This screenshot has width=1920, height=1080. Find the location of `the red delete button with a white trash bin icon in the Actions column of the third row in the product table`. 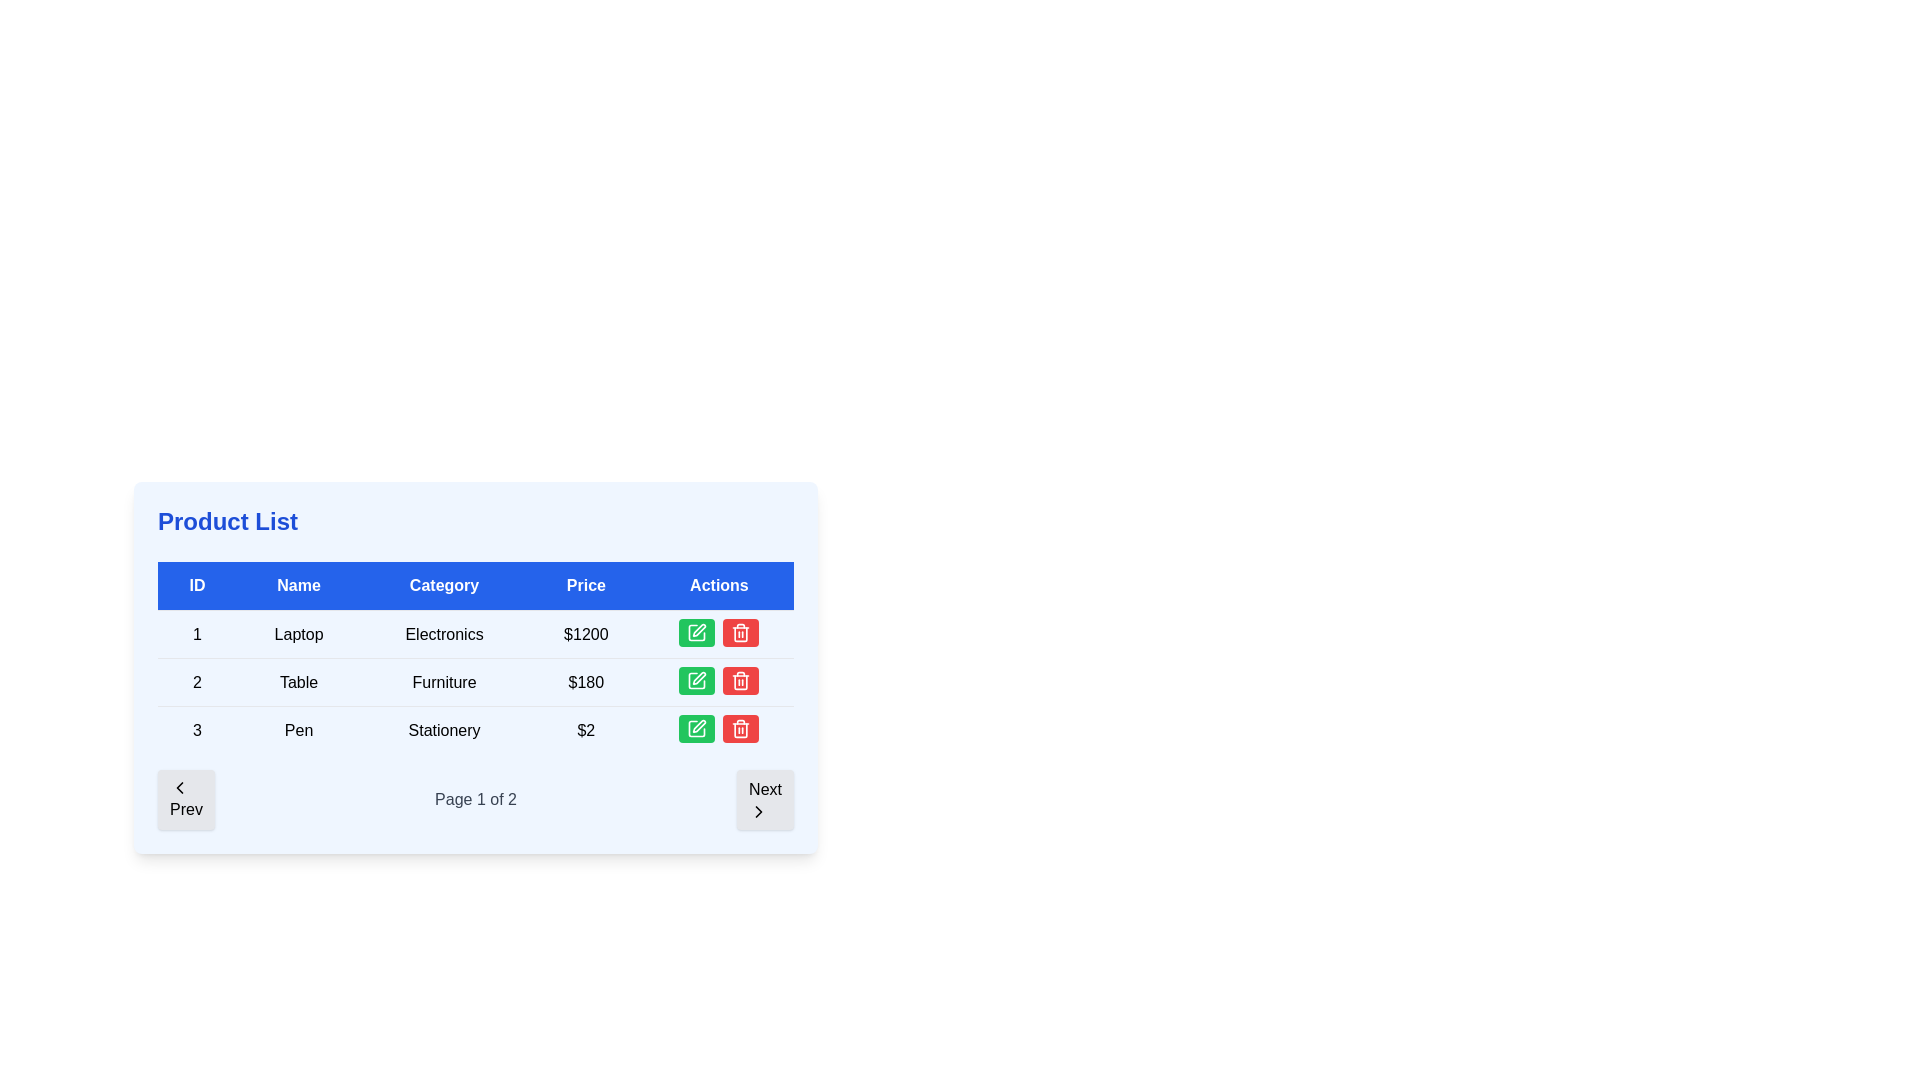

the red delete button with a white trash bin icon in the Actions column of the third row in the product table is located at coordinates (740, 632).